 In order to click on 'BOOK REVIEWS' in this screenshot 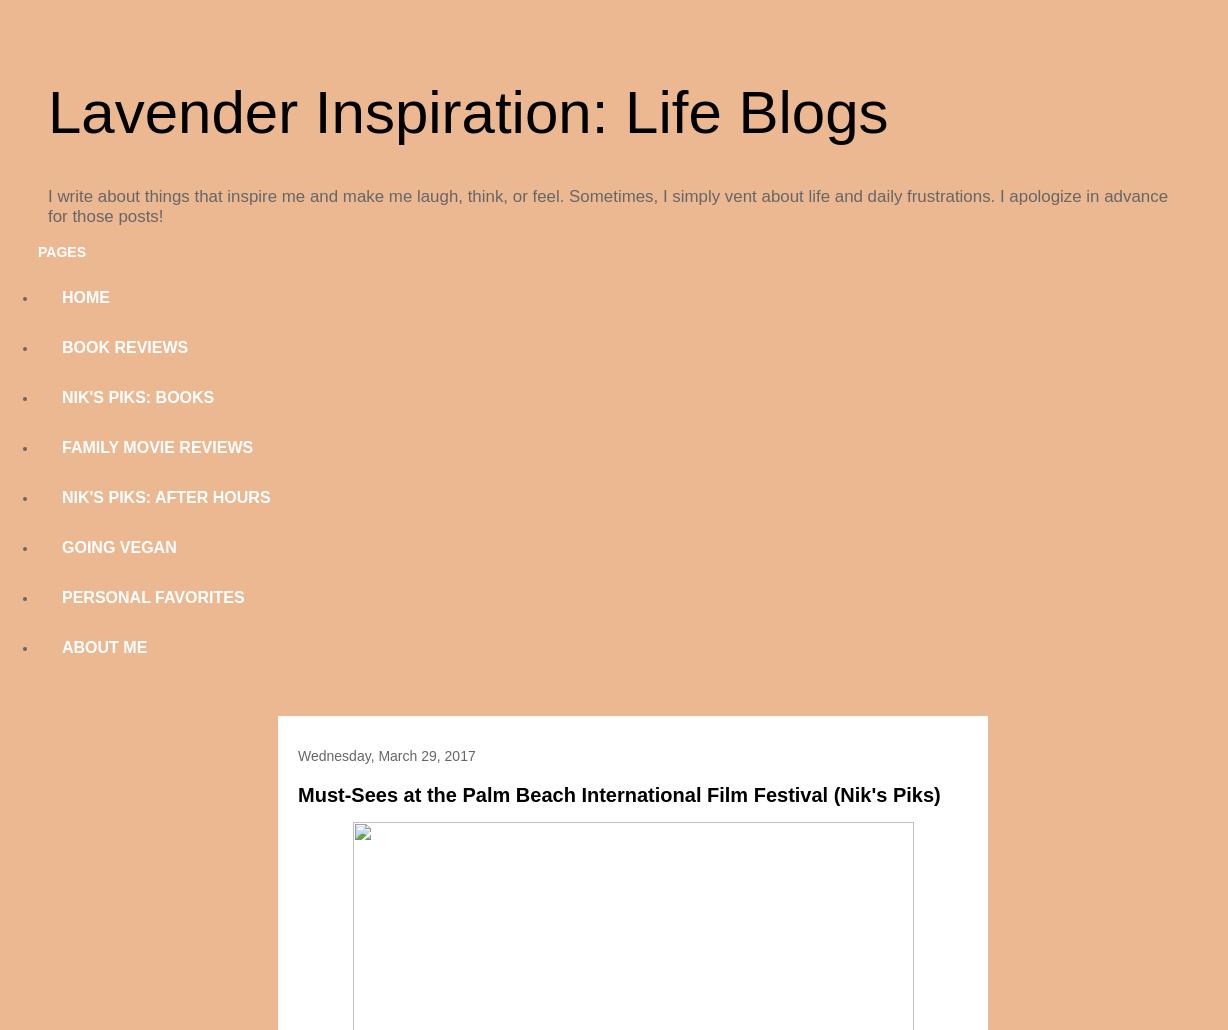, I will do `click(62, 347)`.